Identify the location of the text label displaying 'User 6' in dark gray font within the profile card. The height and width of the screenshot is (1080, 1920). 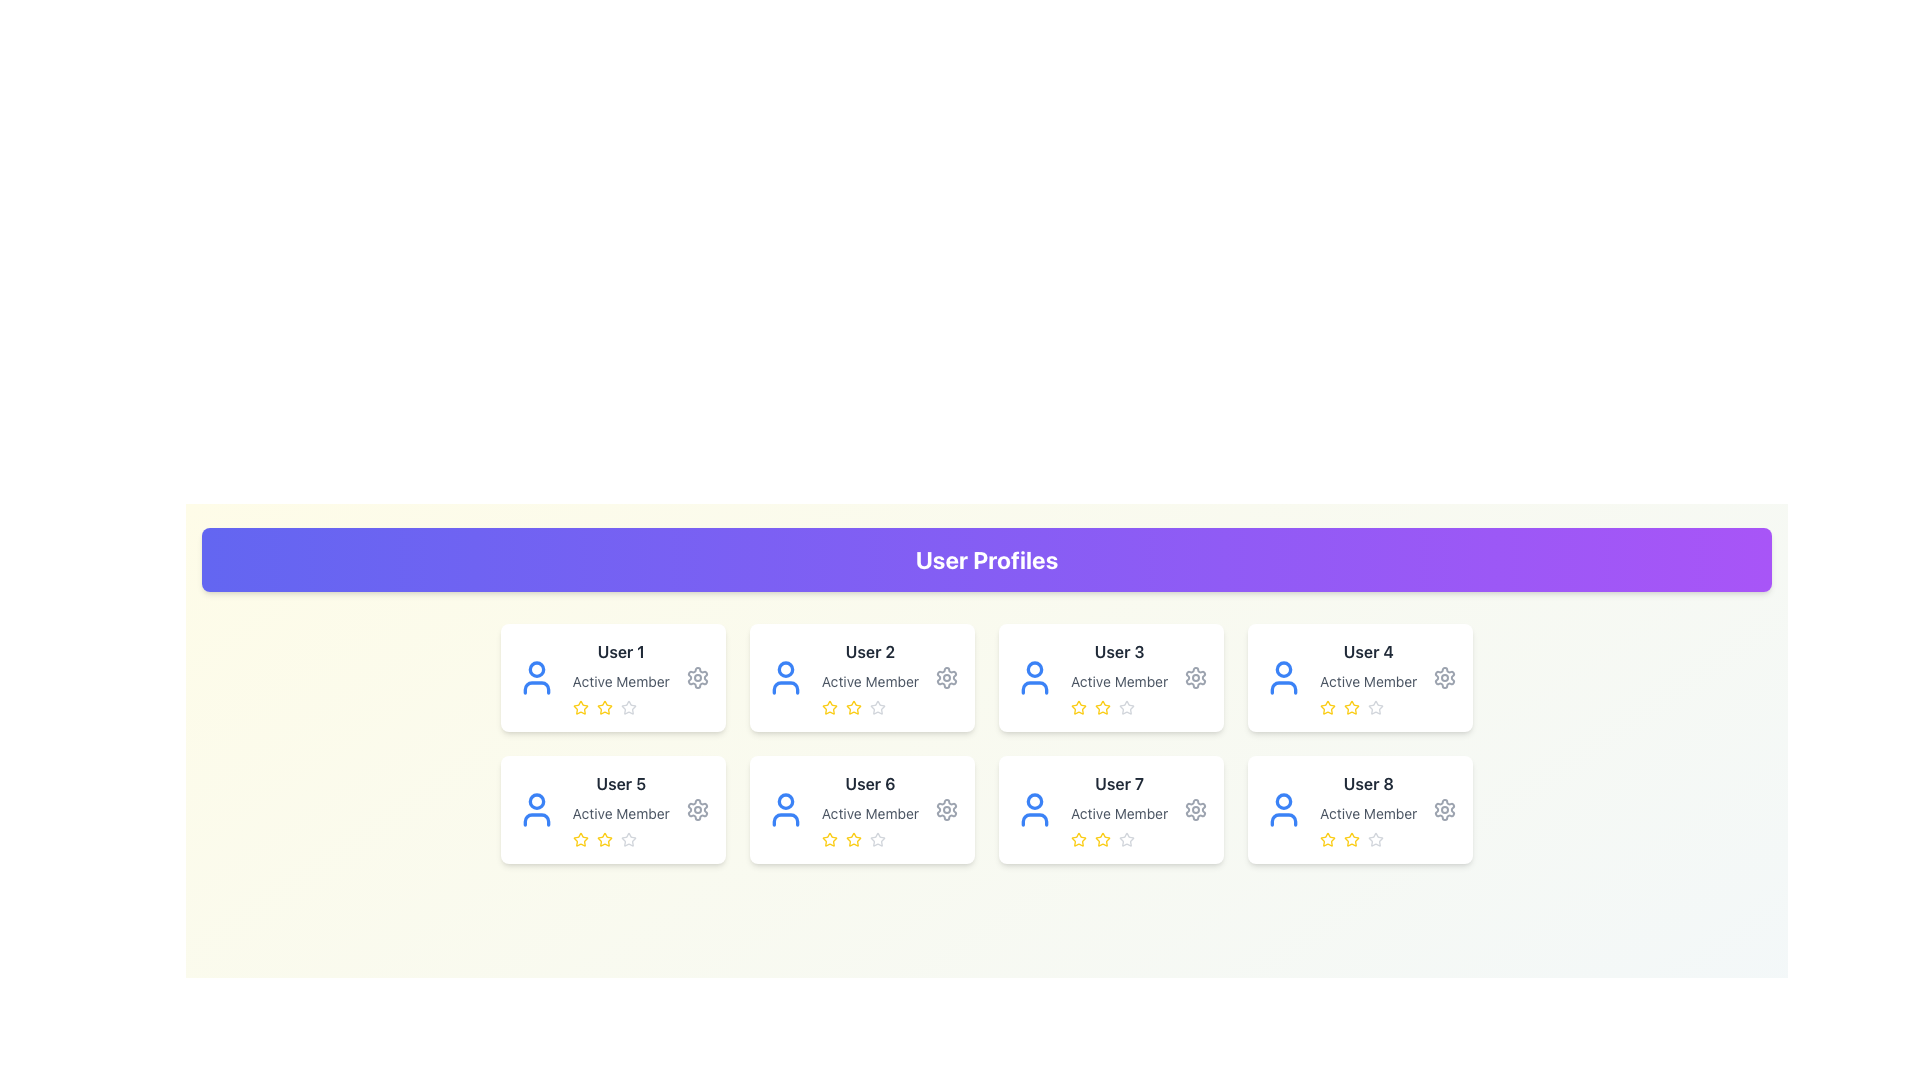
(870, 782).